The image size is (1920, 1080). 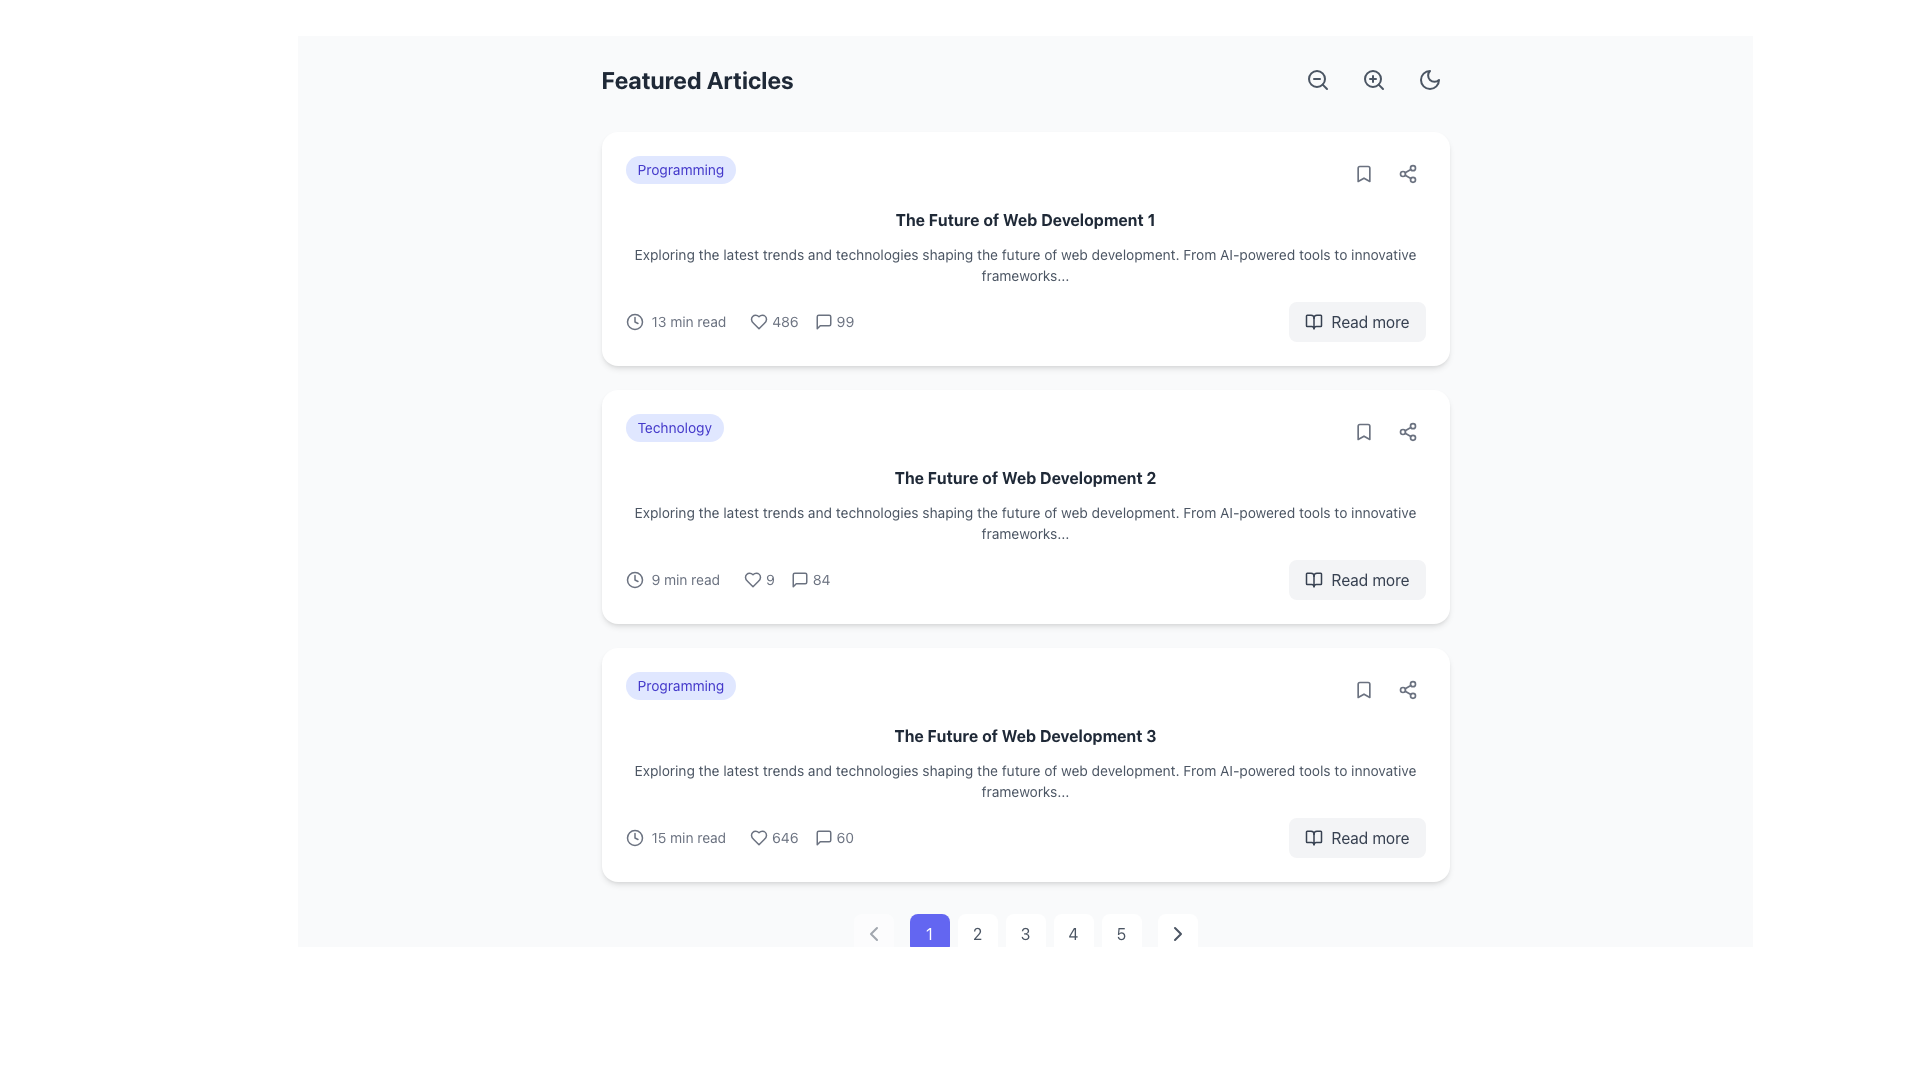 What do you see at coordinates (823, 837) in the screenshot?
I see `speech bubble icon, which serves as a visual indicator for comments or discussions, located at the lower-right corner of 'The Future of Web Development 3' card` at bounding box center [823, 837].